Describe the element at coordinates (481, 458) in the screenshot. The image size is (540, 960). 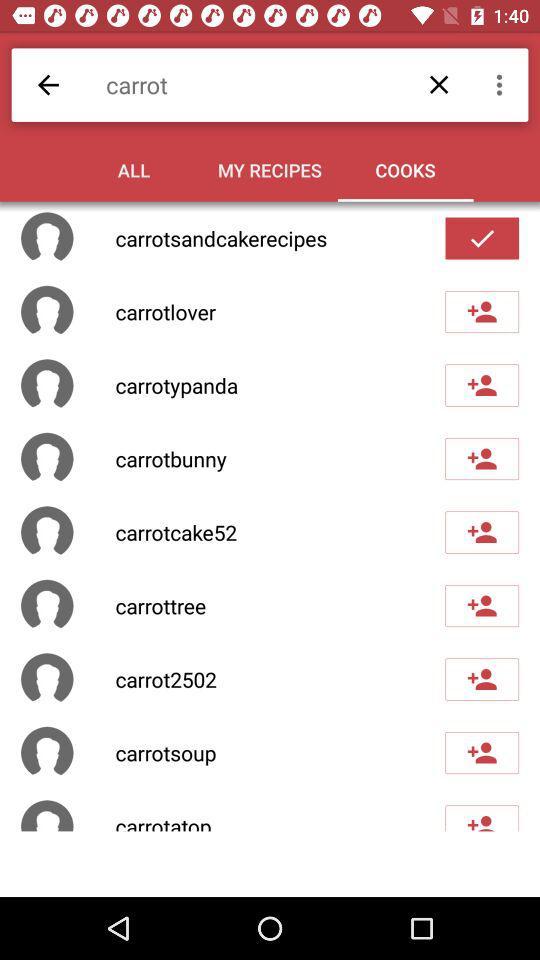
I see `to favorites` at that location.